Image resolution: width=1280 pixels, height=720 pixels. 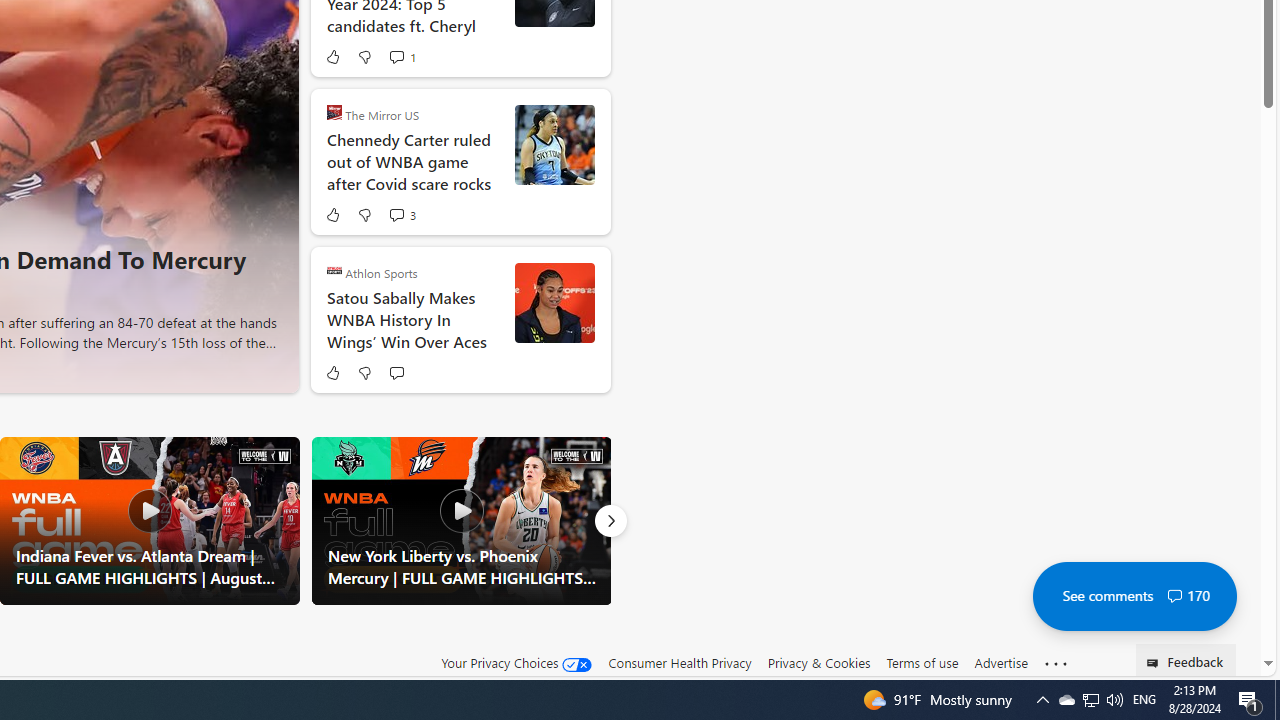 What do you see at coordinates (396, 372) in the screenshot?
I see `'Start the conversation'` at bounding box center [396, 372].